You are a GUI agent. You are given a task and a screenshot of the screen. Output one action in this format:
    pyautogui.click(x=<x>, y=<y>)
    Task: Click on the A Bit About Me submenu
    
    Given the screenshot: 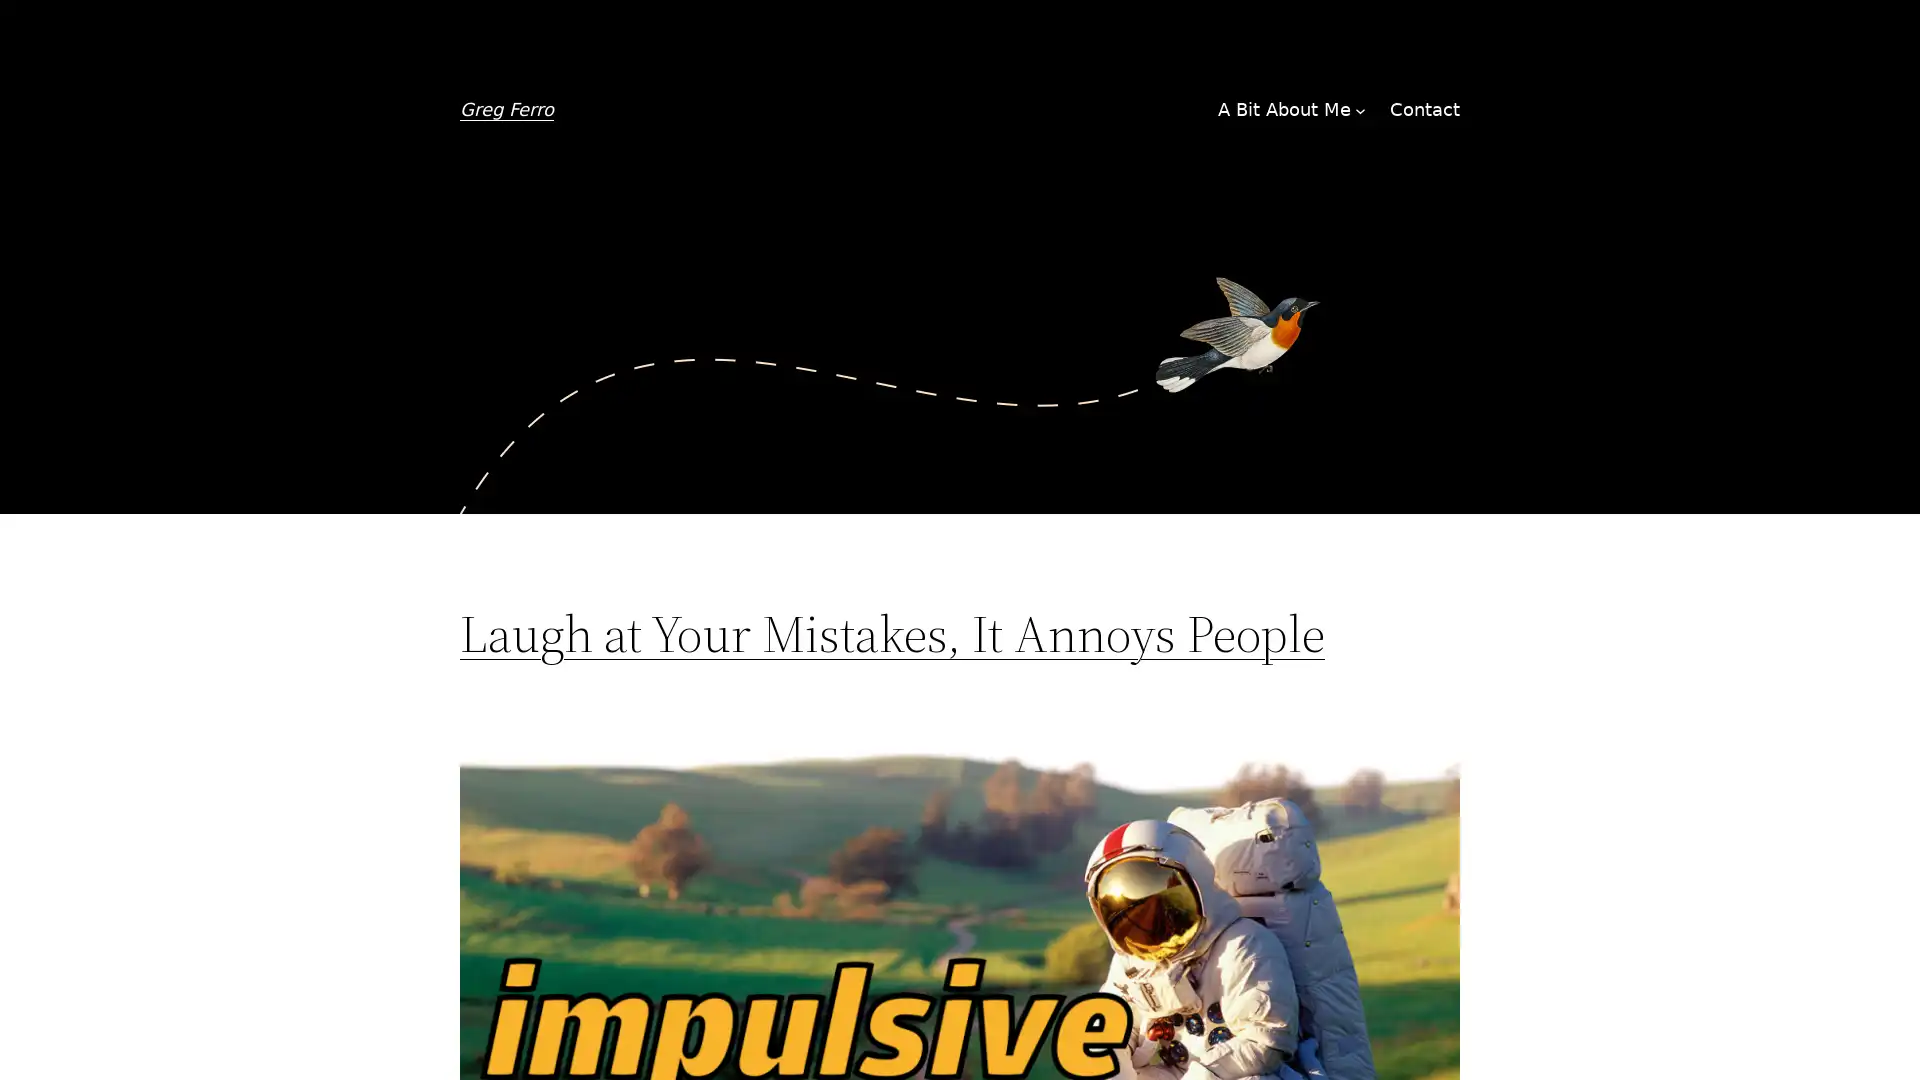 What is the action you would take?
    pyautogui.click(x=1360, y=110)
    